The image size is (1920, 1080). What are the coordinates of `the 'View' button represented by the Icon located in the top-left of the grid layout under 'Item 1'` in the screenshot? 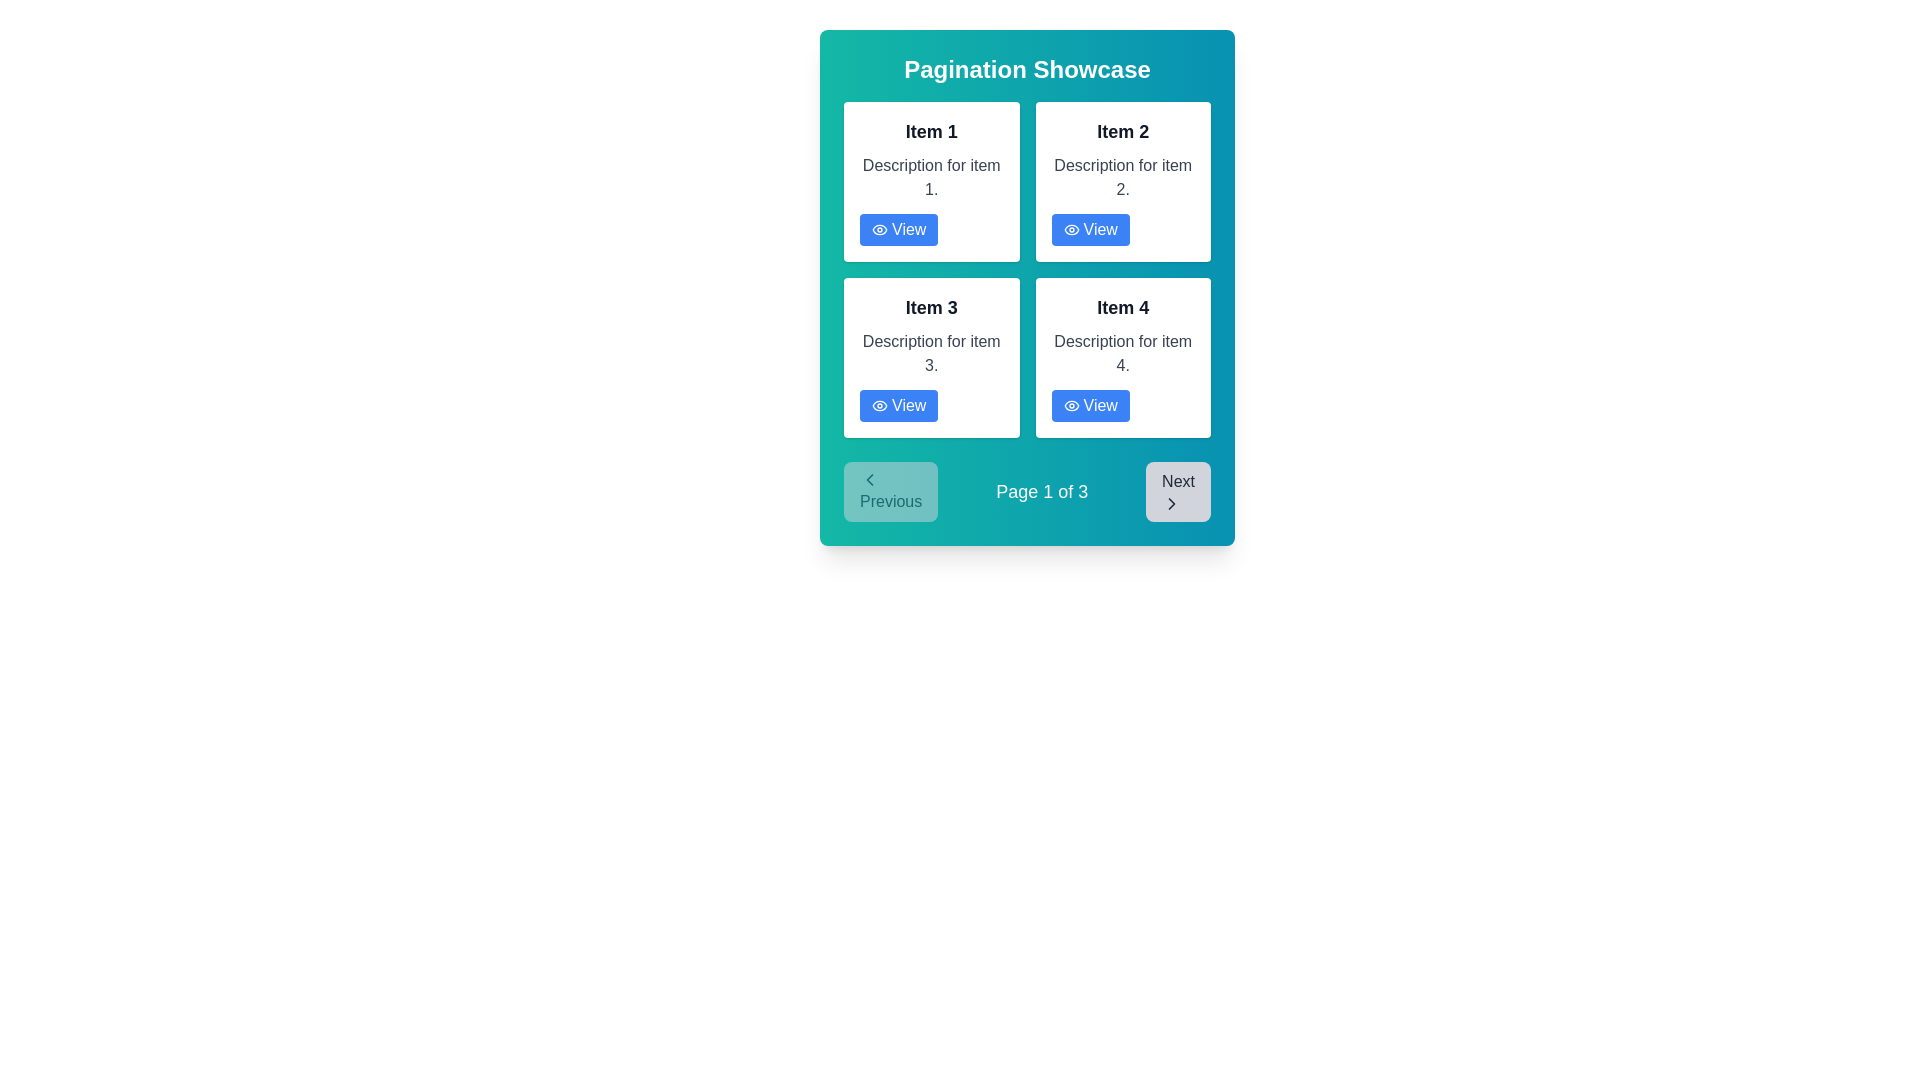 It's located at (879, 229).